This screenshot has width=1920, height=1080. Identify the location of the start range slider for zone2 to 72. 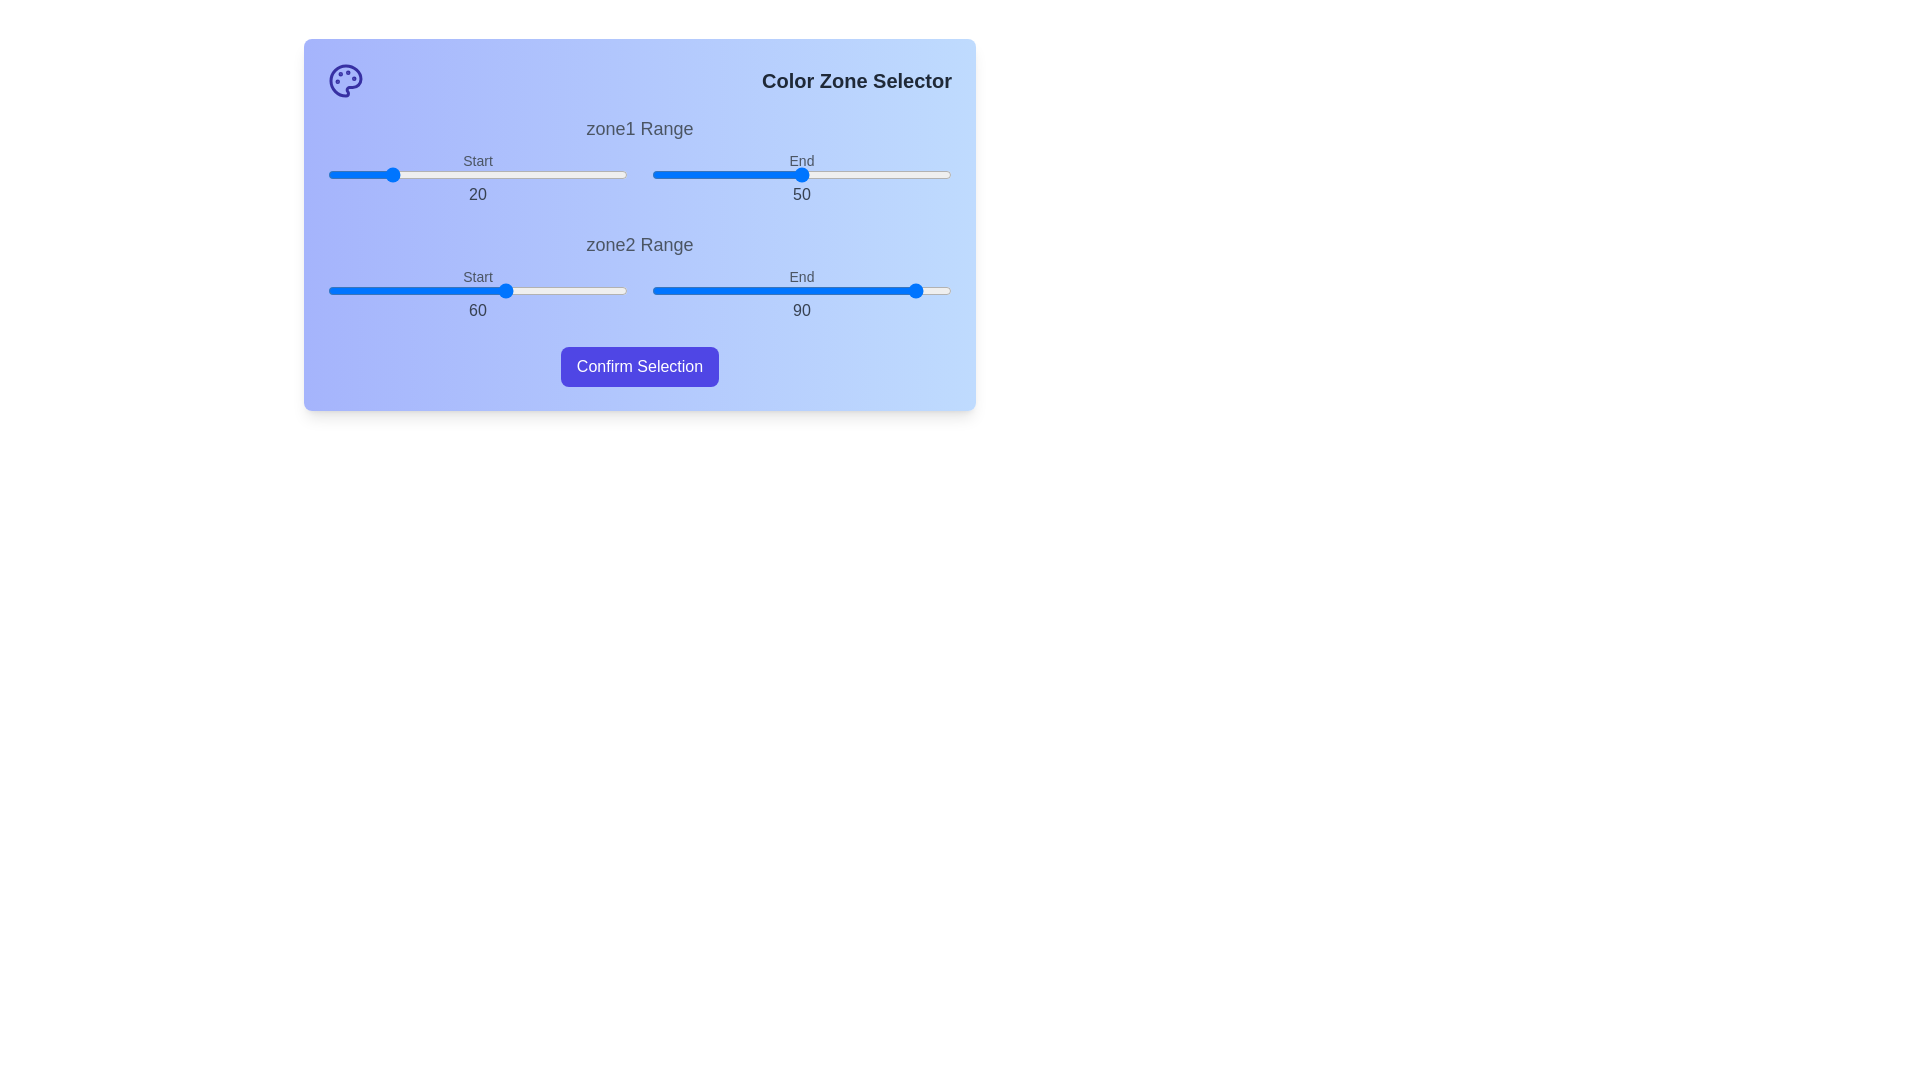
(543, 290).